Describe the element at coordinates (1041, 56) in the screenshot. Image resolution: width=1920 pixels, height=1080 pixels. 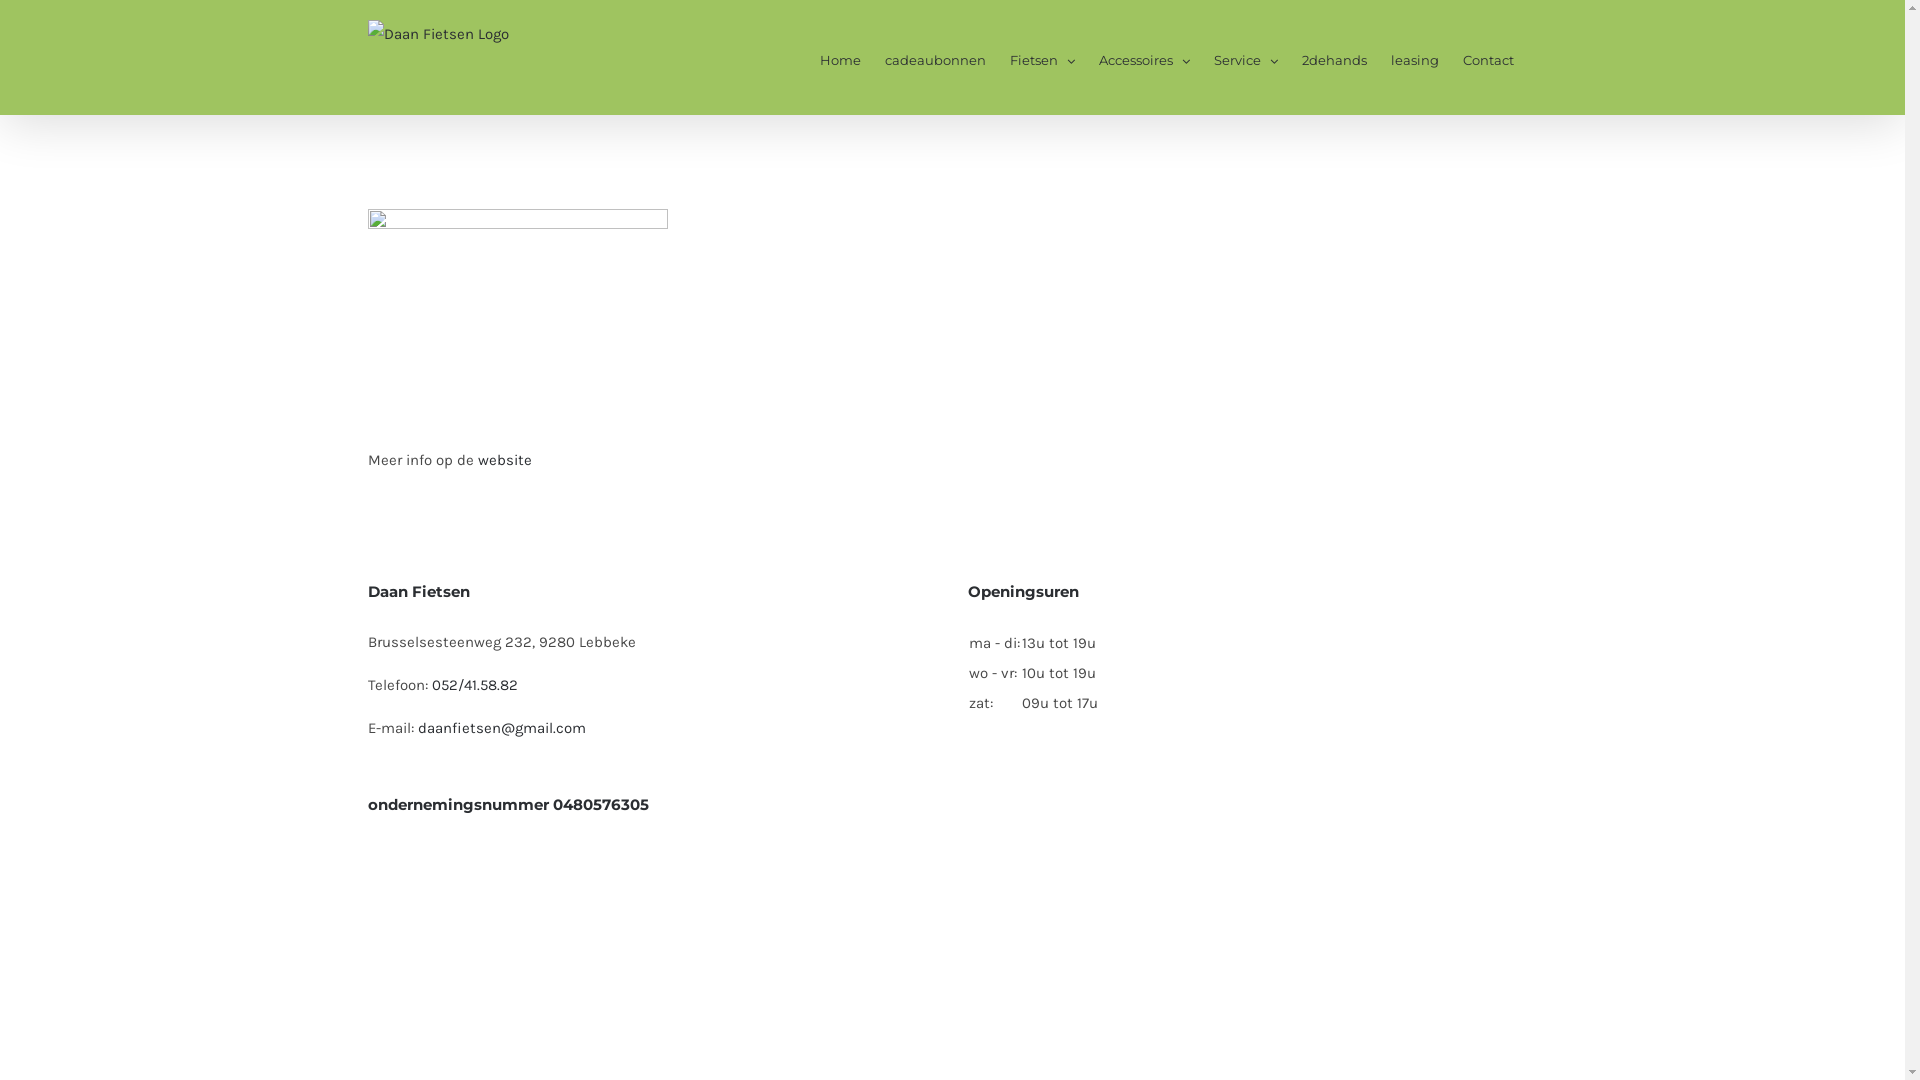
I see `'Fietsen'` at that location.